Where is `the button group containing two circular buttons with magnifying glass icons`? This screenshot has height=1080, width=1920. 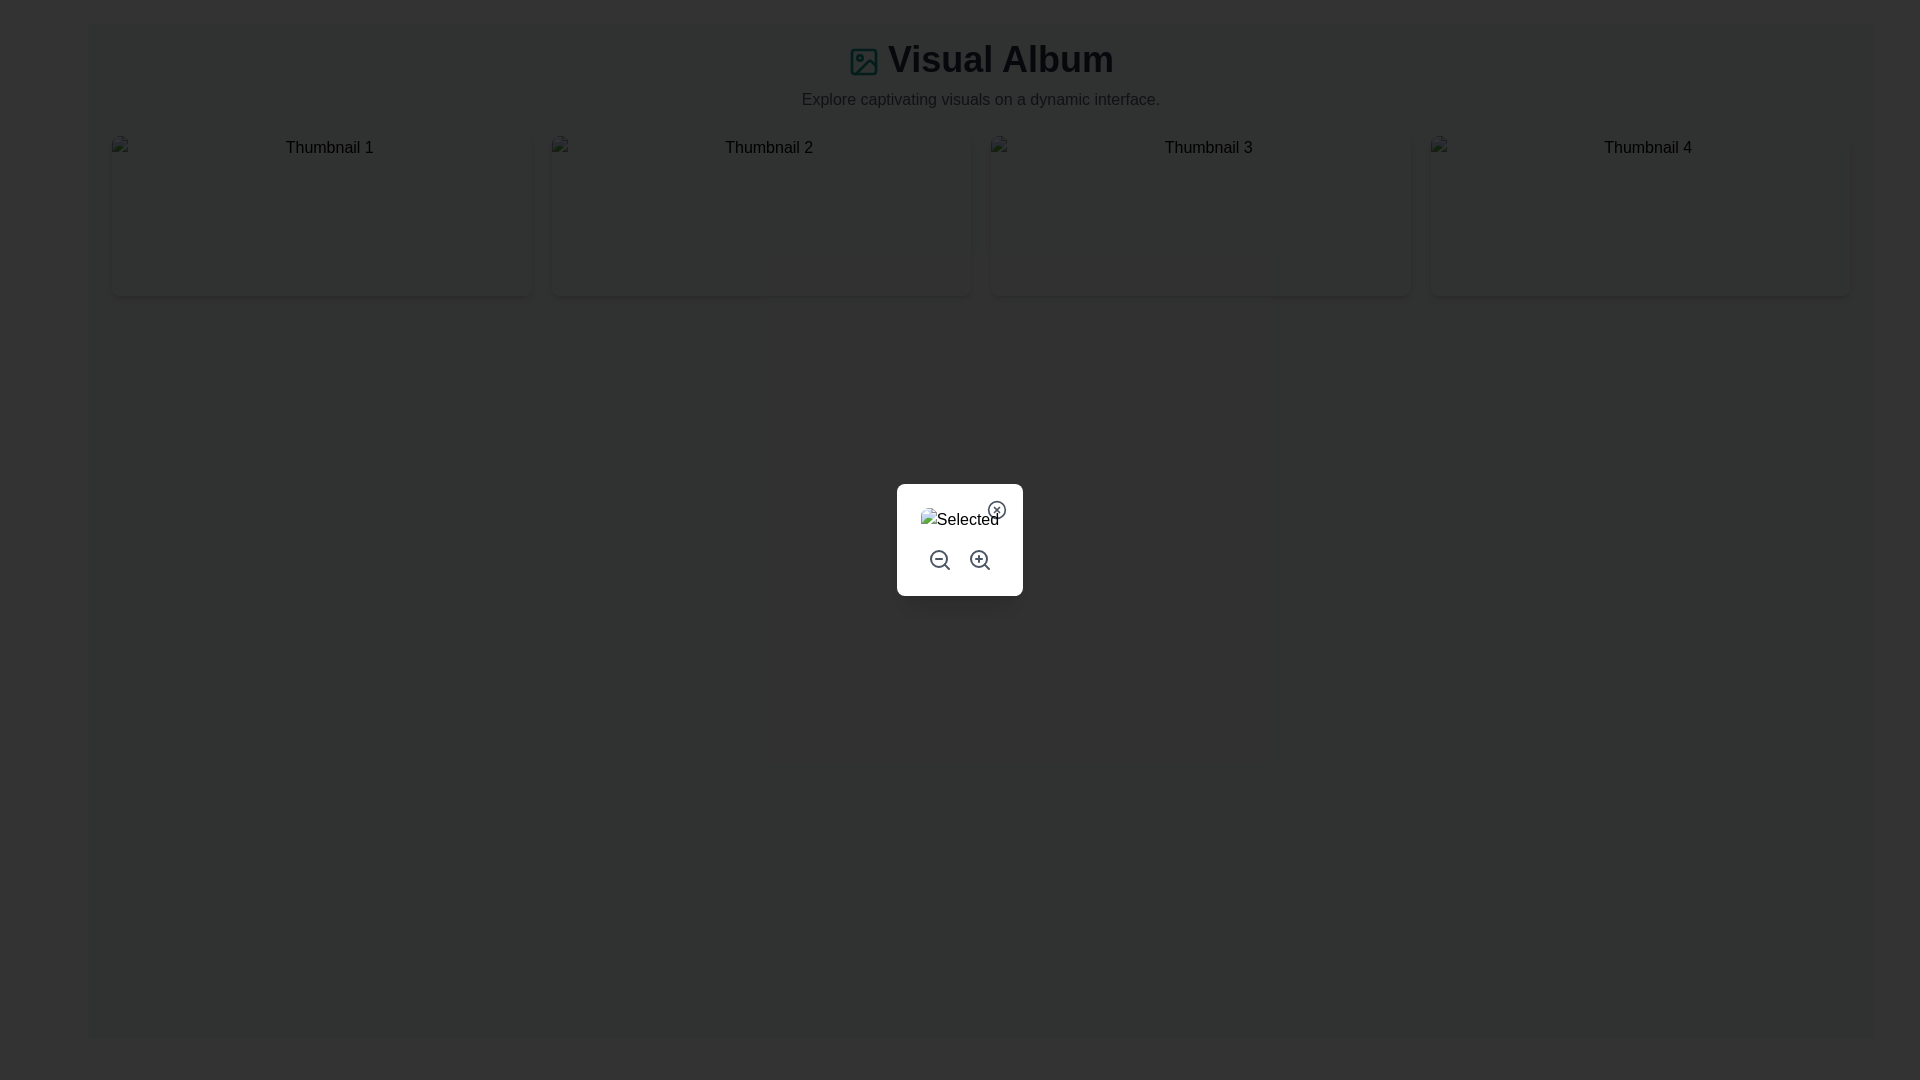 the button group containing two circular buttons with magnifying glass icons is located at coordinates (960, 559).